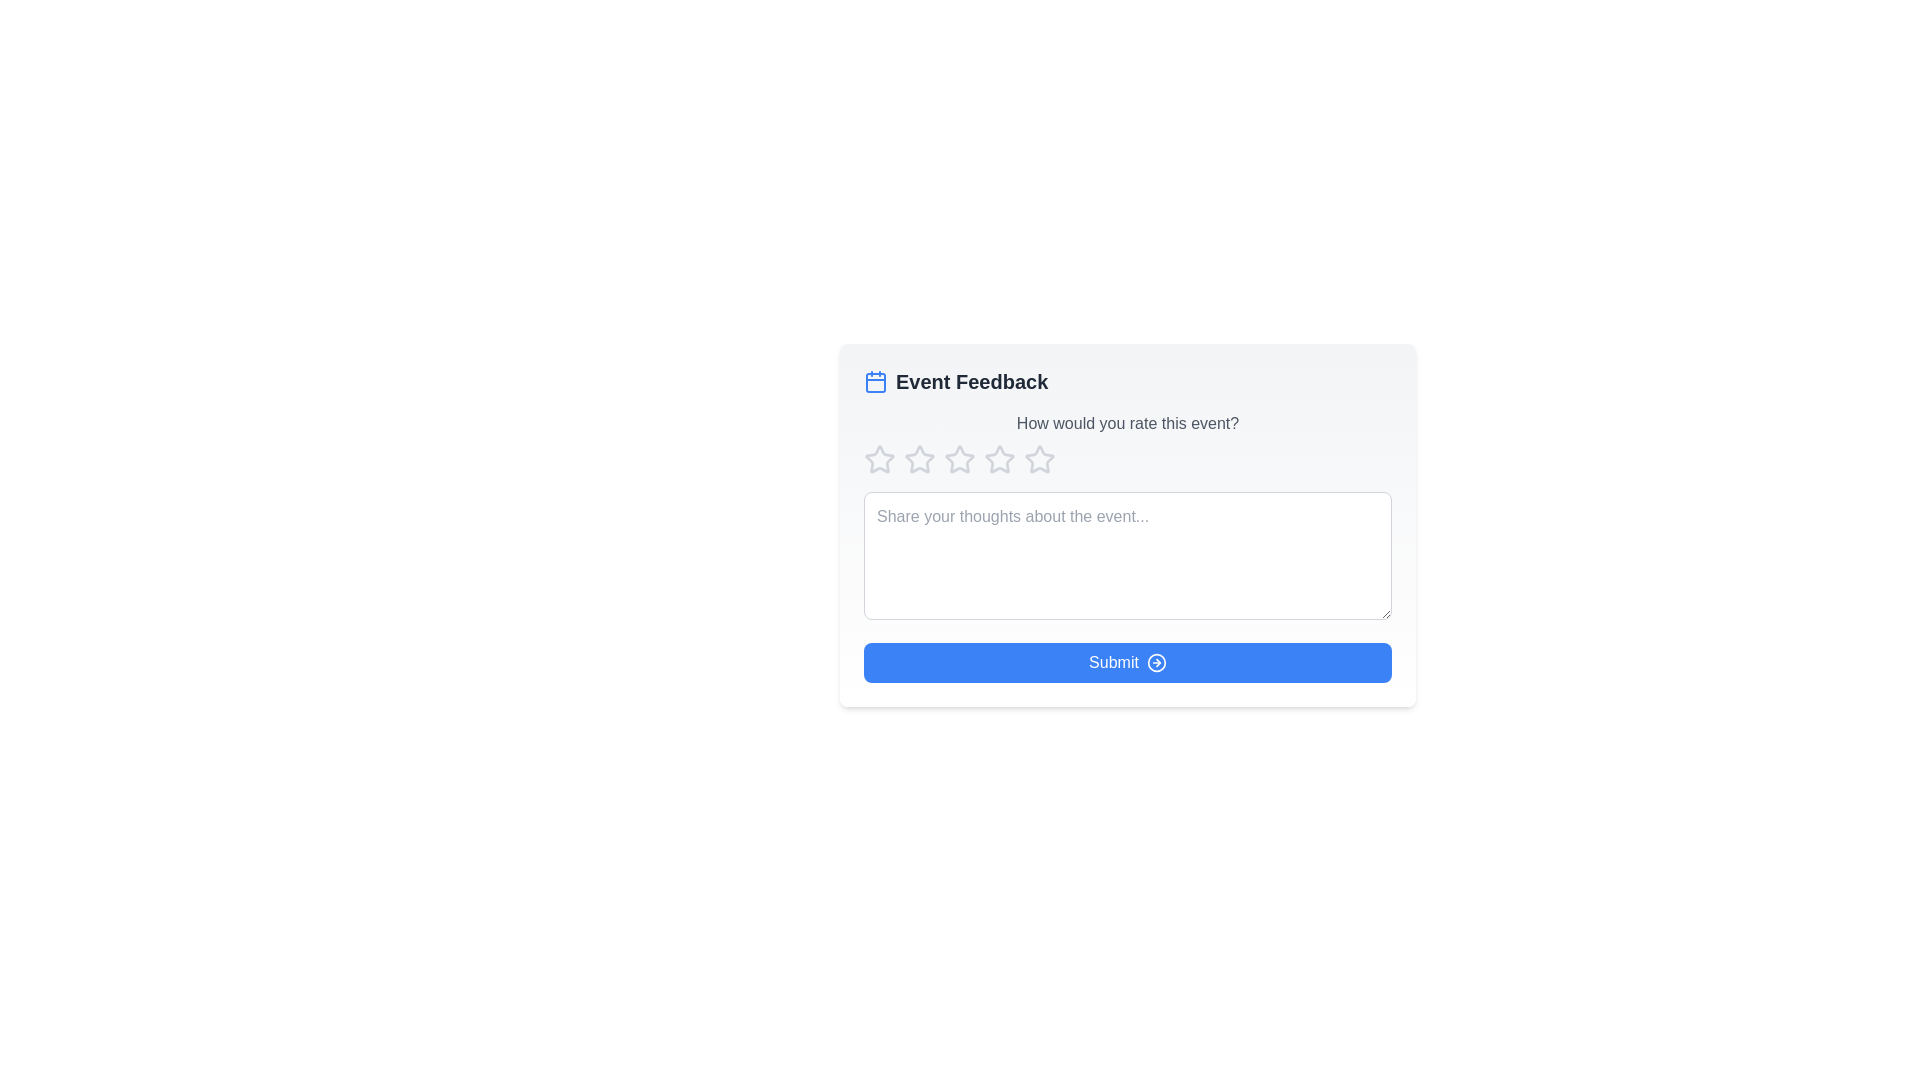  I want to click on the third star icon in the rating interface, so click(999, 459).